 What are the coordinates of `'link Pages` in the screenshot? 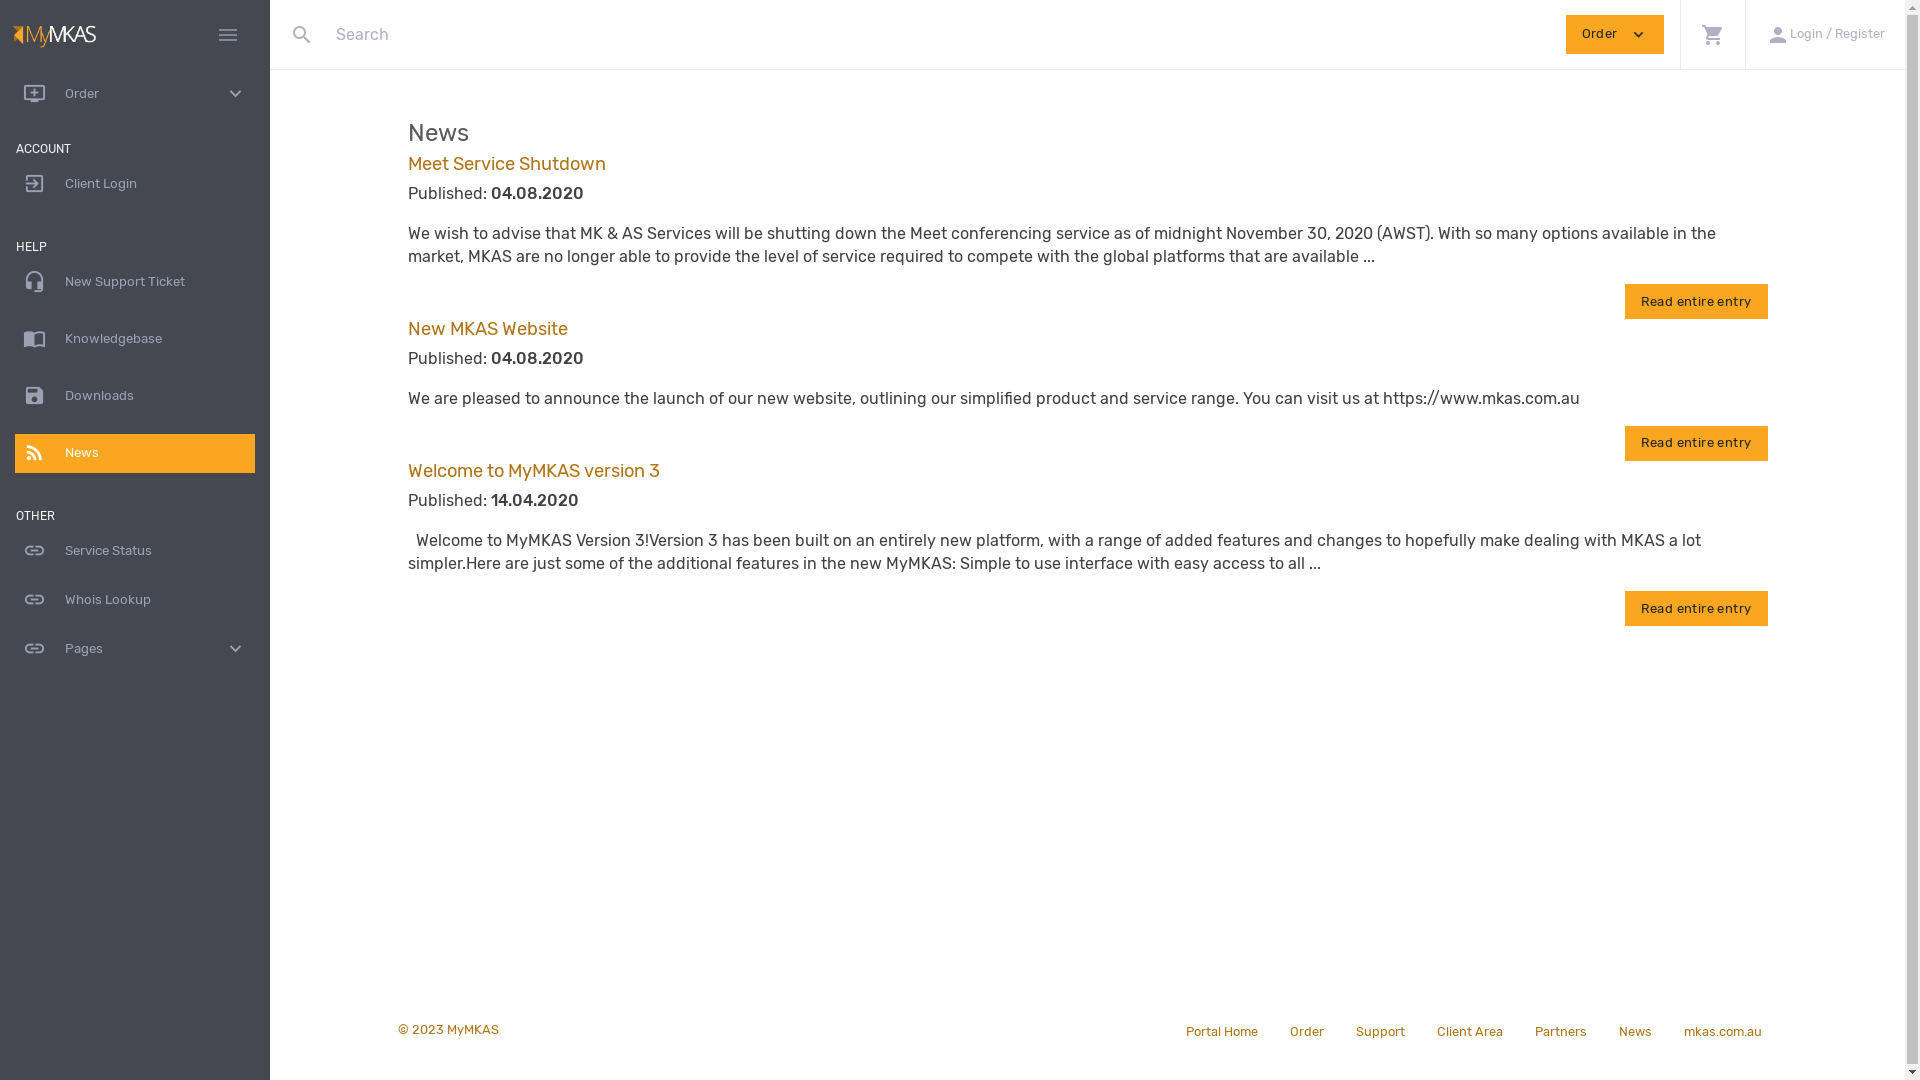 It's located at (133, 649).